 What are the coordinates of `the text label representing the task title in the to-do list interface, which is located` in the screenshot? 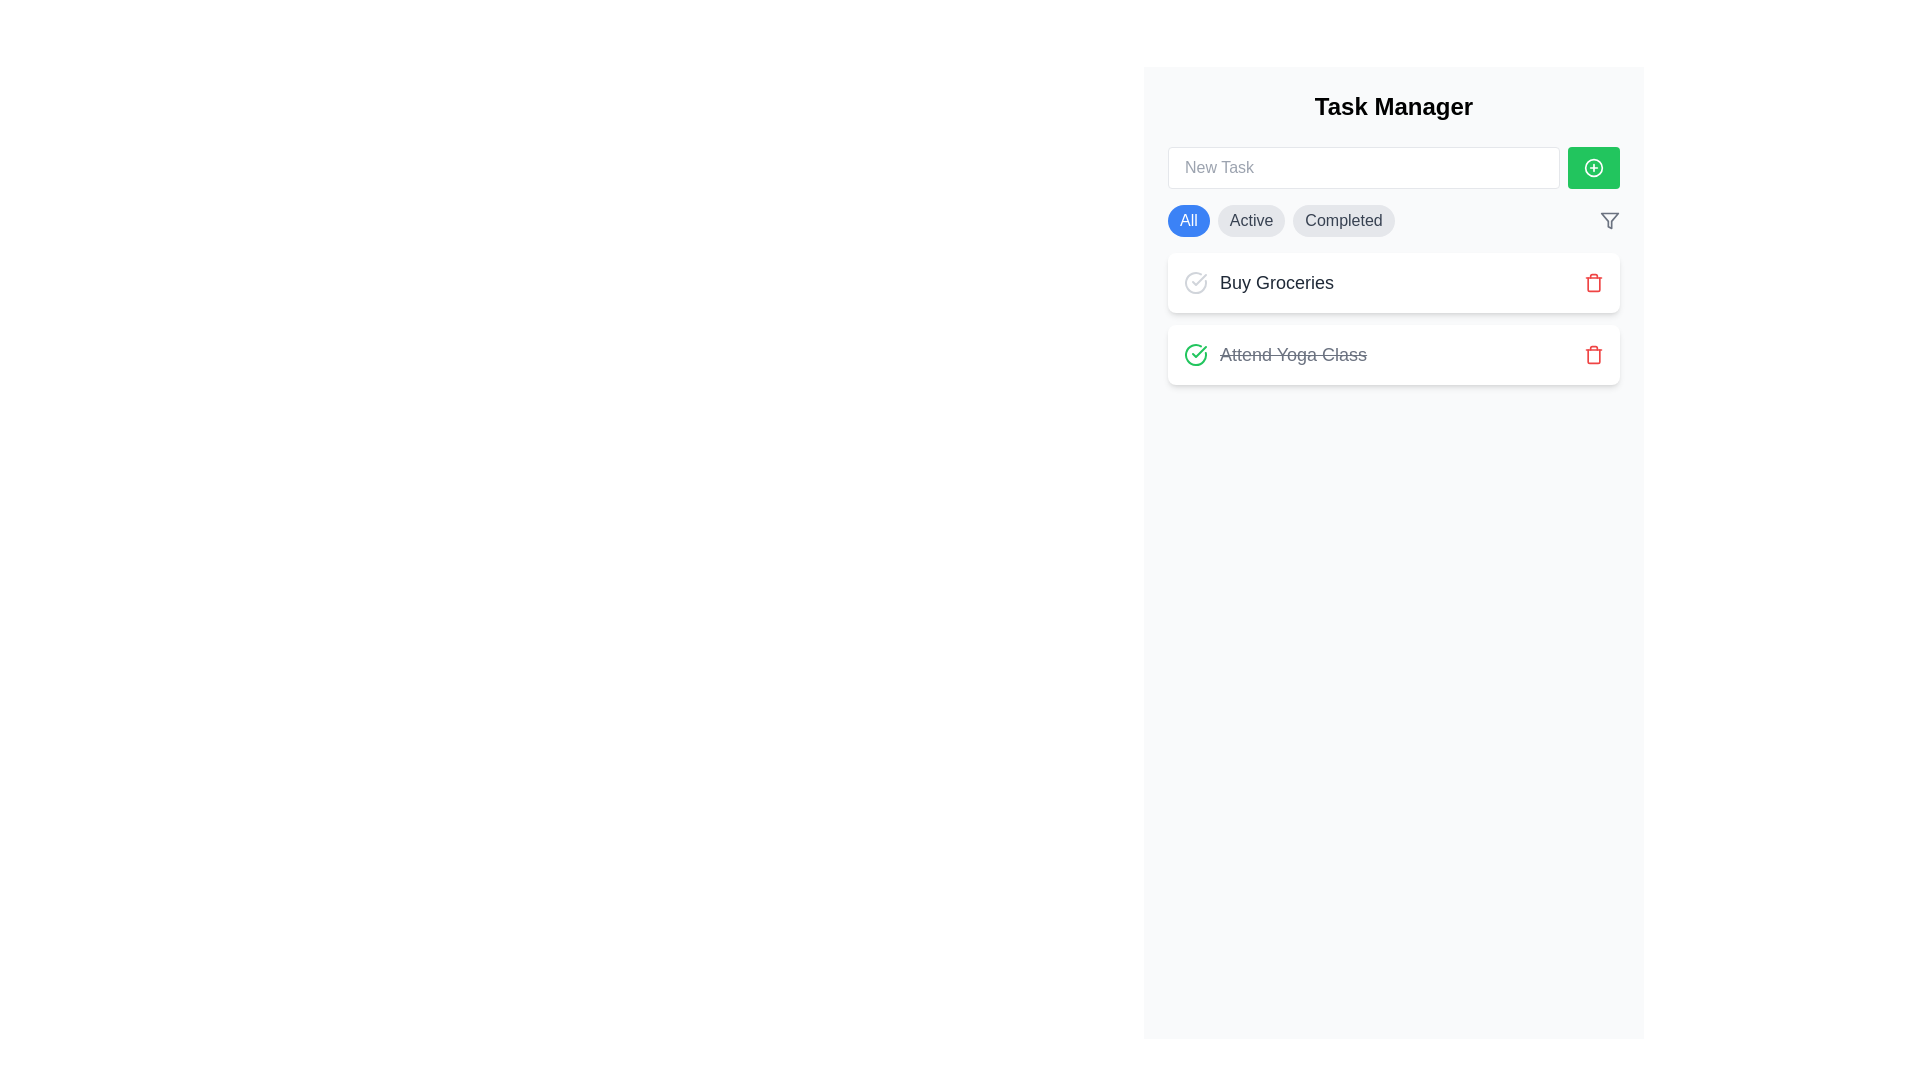 It's located at (1275, 282).